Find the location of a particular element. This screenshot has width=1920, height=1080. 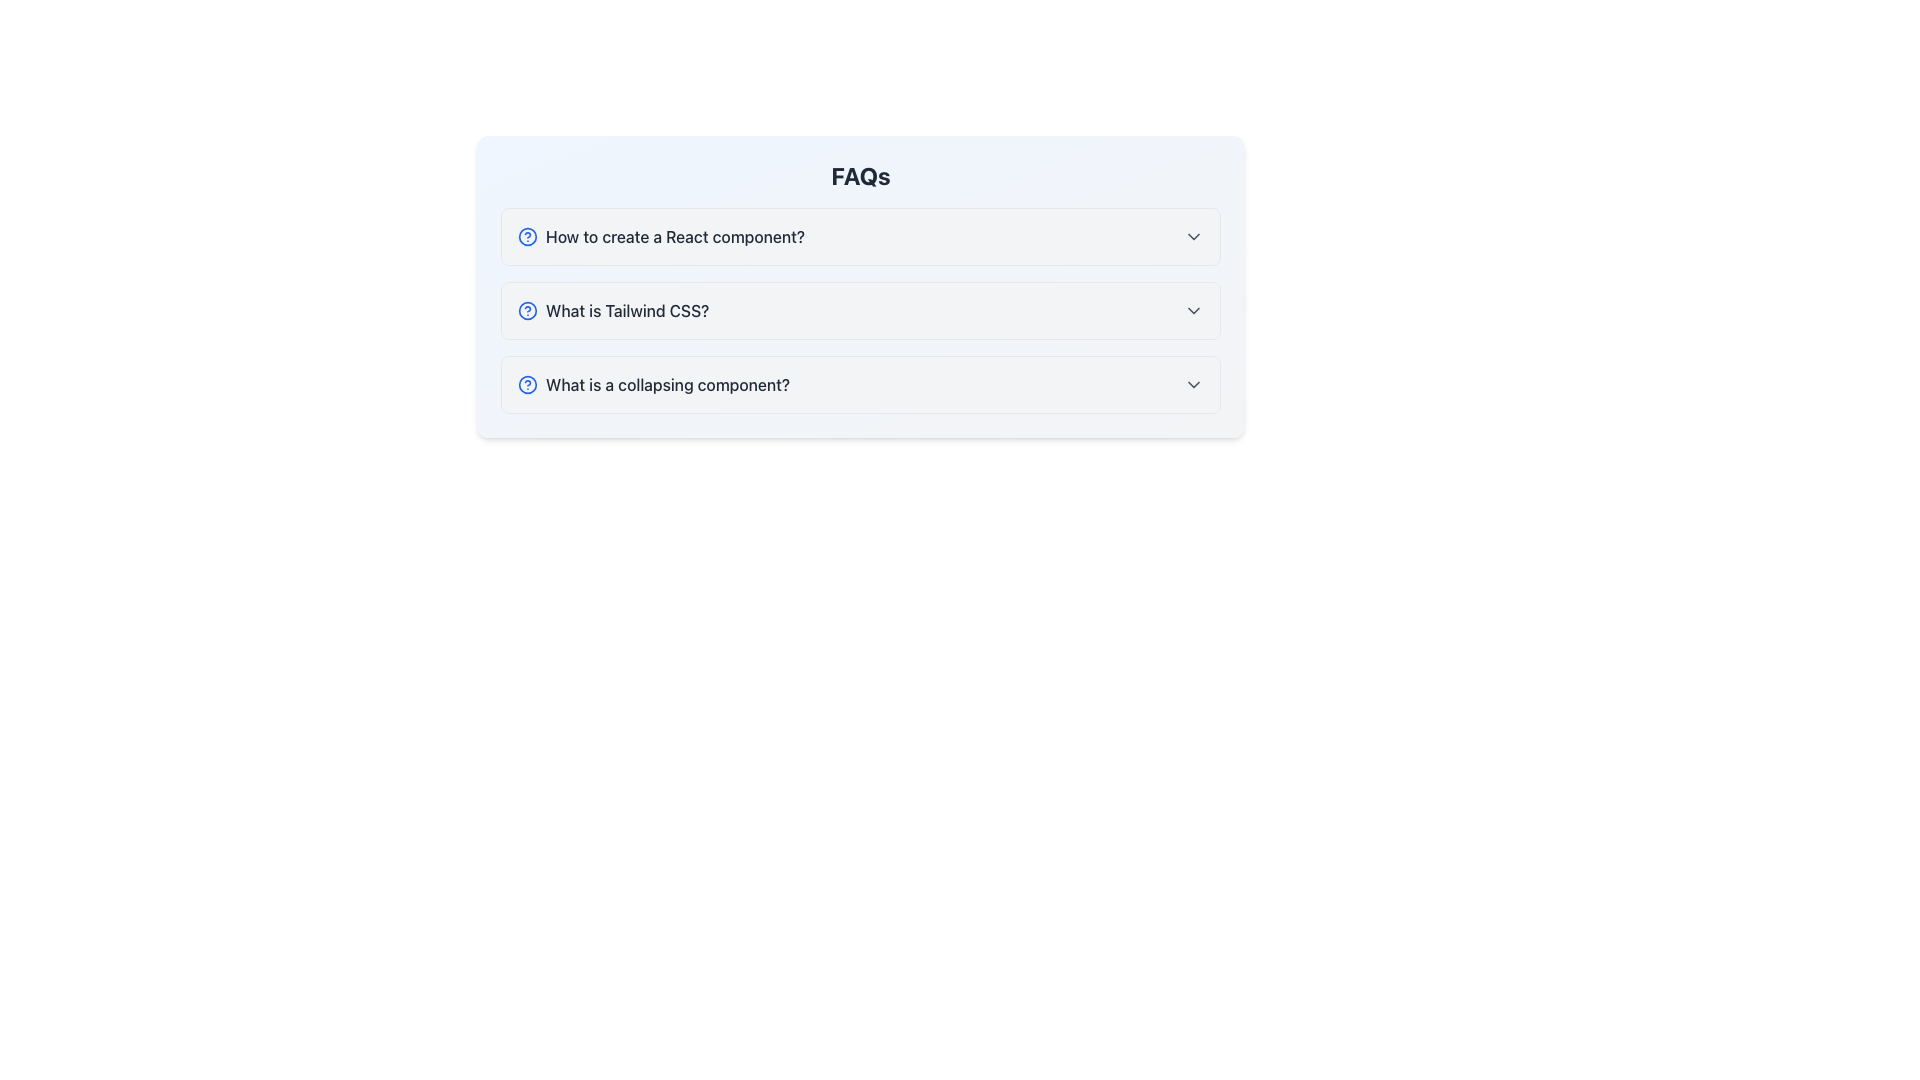

the collapsible item labeled 'How to create a React component?' is located at coordinates (860, 235).